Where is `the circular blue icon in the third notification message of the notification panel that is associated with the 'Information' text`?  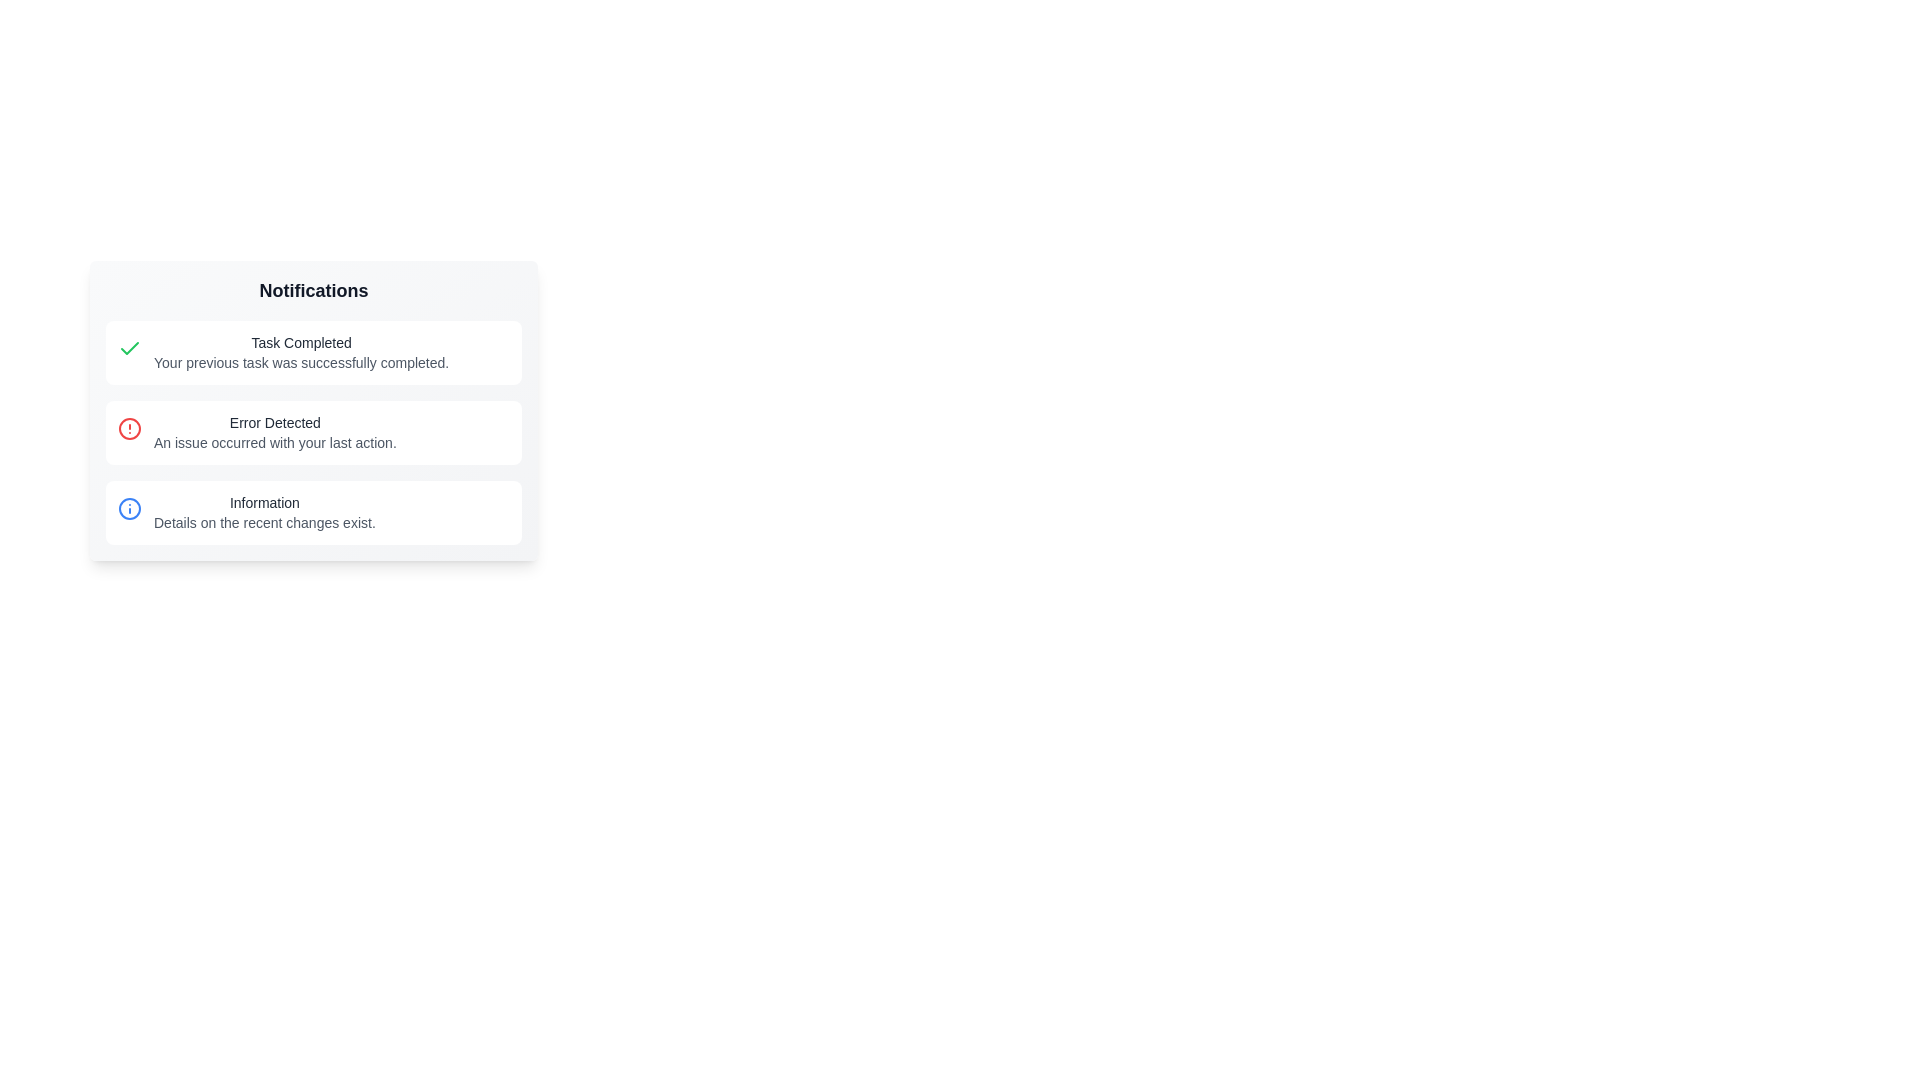 the circular blue icon in the third notification message of the notification panel that is associated with the 'Information' text is located at coordinates (128, 508).